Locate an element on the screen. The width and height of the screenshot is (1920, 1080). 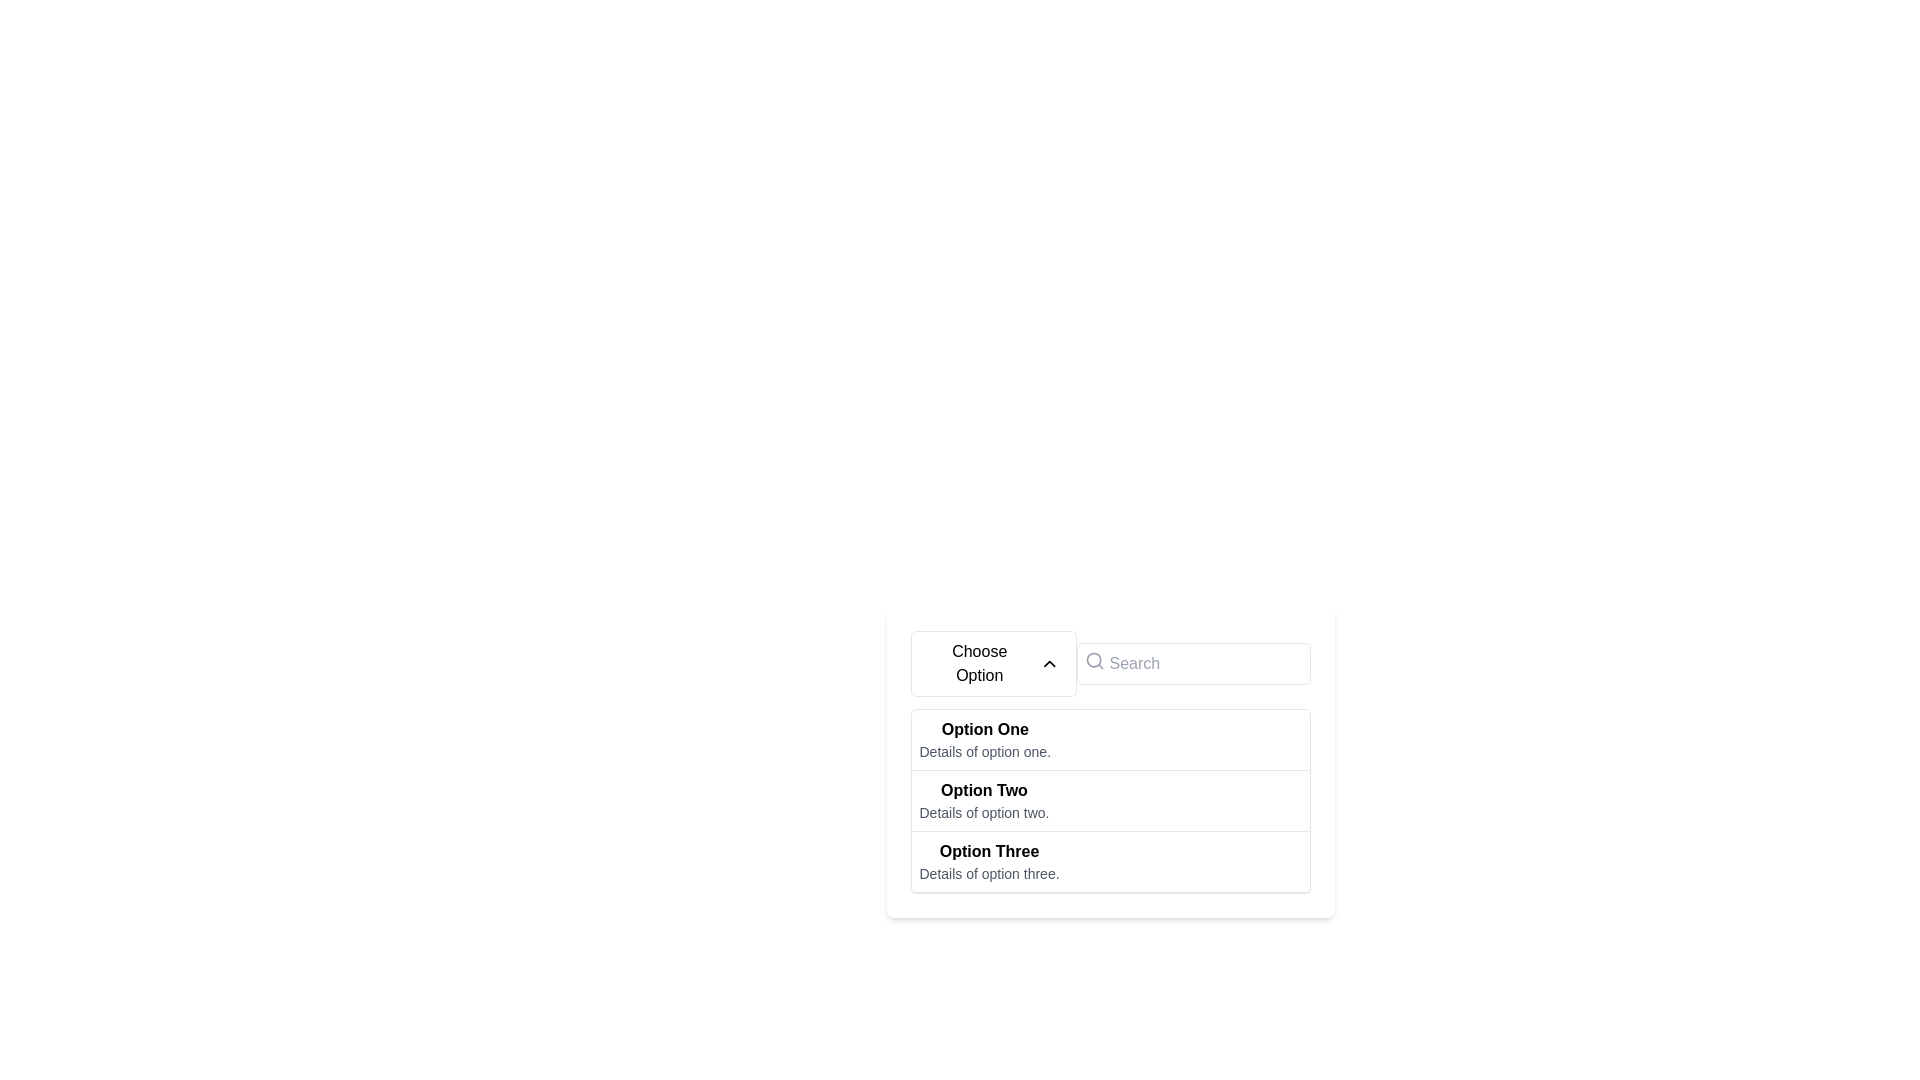
the selectable options panel located near the center-bottom of the interface is located at coordinates (1109, 788).